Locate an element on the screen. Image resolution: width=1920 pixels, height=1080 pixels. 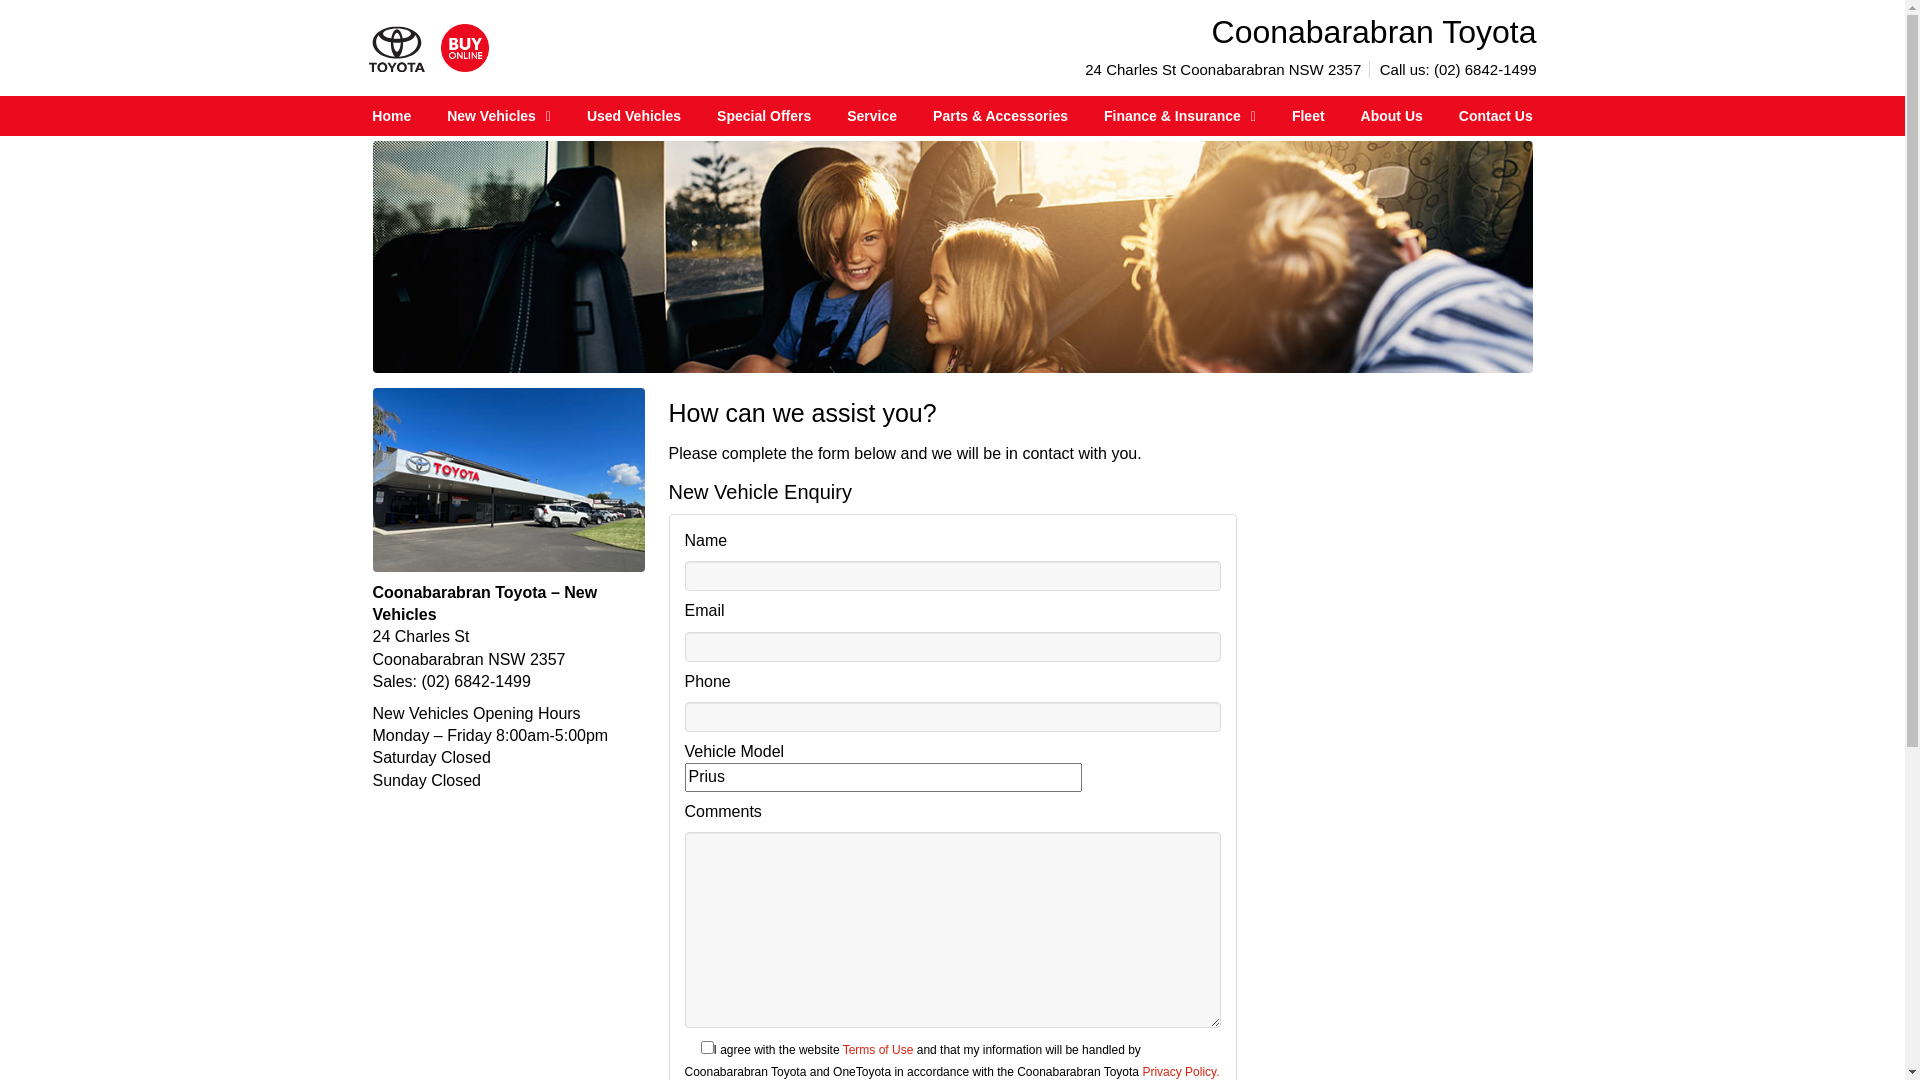
'About Us' is located at coordinates (1391, 115).